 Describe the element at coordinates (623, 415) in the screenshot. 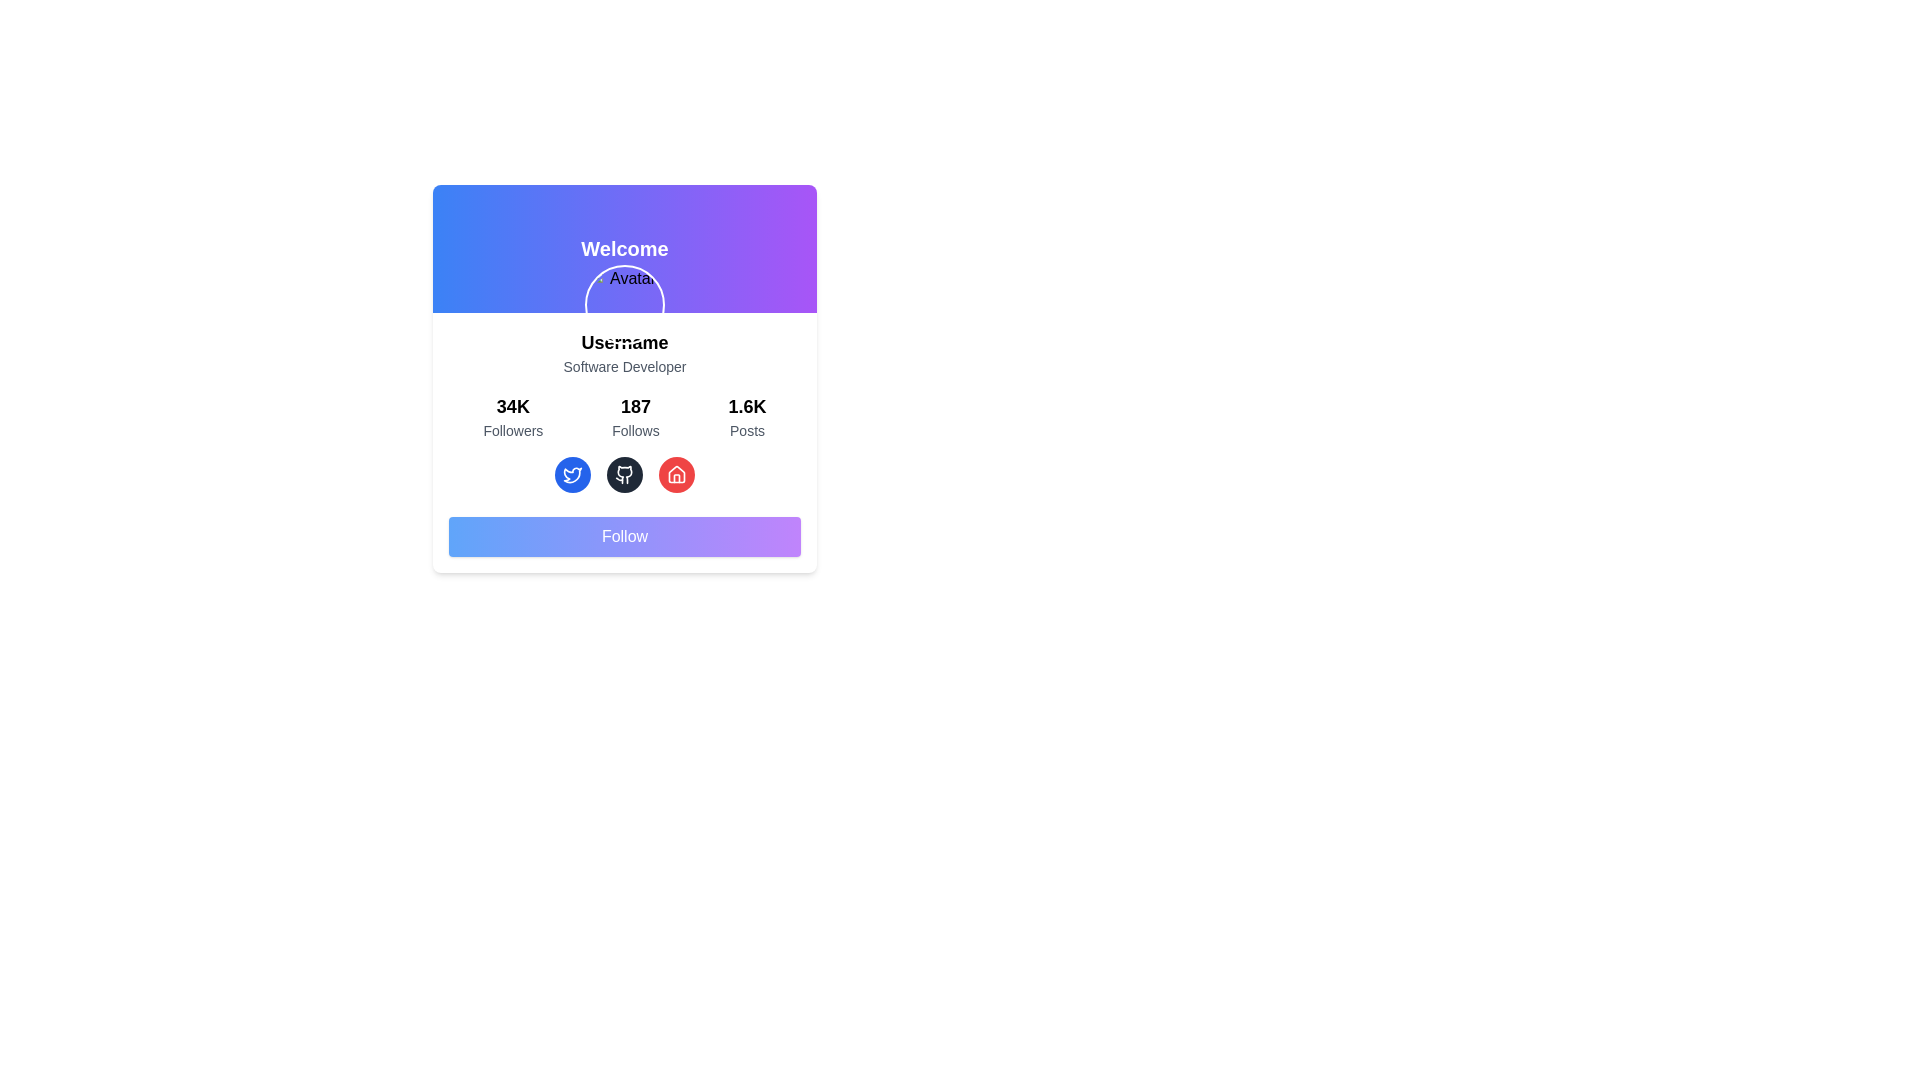

I see `the Summary block displaying the values '34K' for Followers, '187' for Follows, and '1.6K' for Posts, which is located centrally within the user profile card layout` at that location.